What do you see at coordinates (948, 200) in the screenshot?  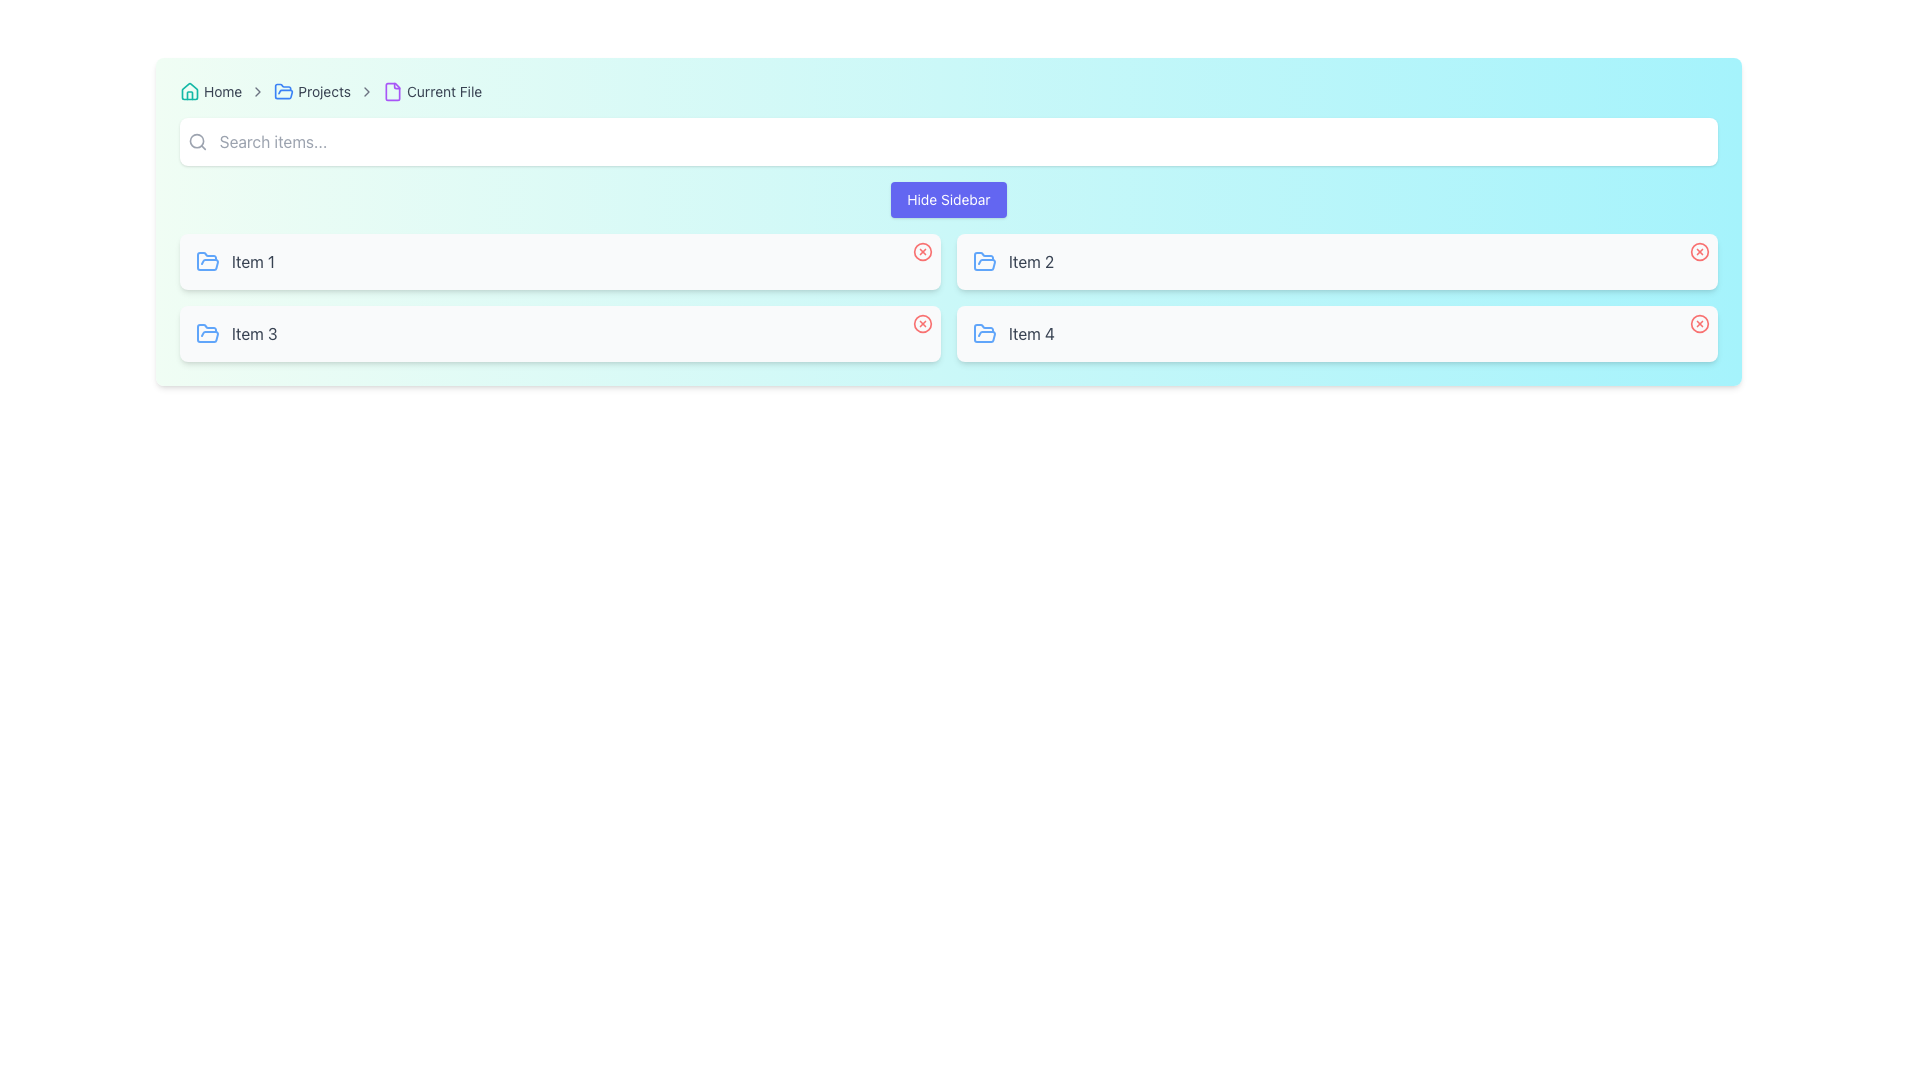 I see `the 'Hide Sidebar' button, which has a rounded shape, a purple background, and white text` at bounding box center [948, 200].